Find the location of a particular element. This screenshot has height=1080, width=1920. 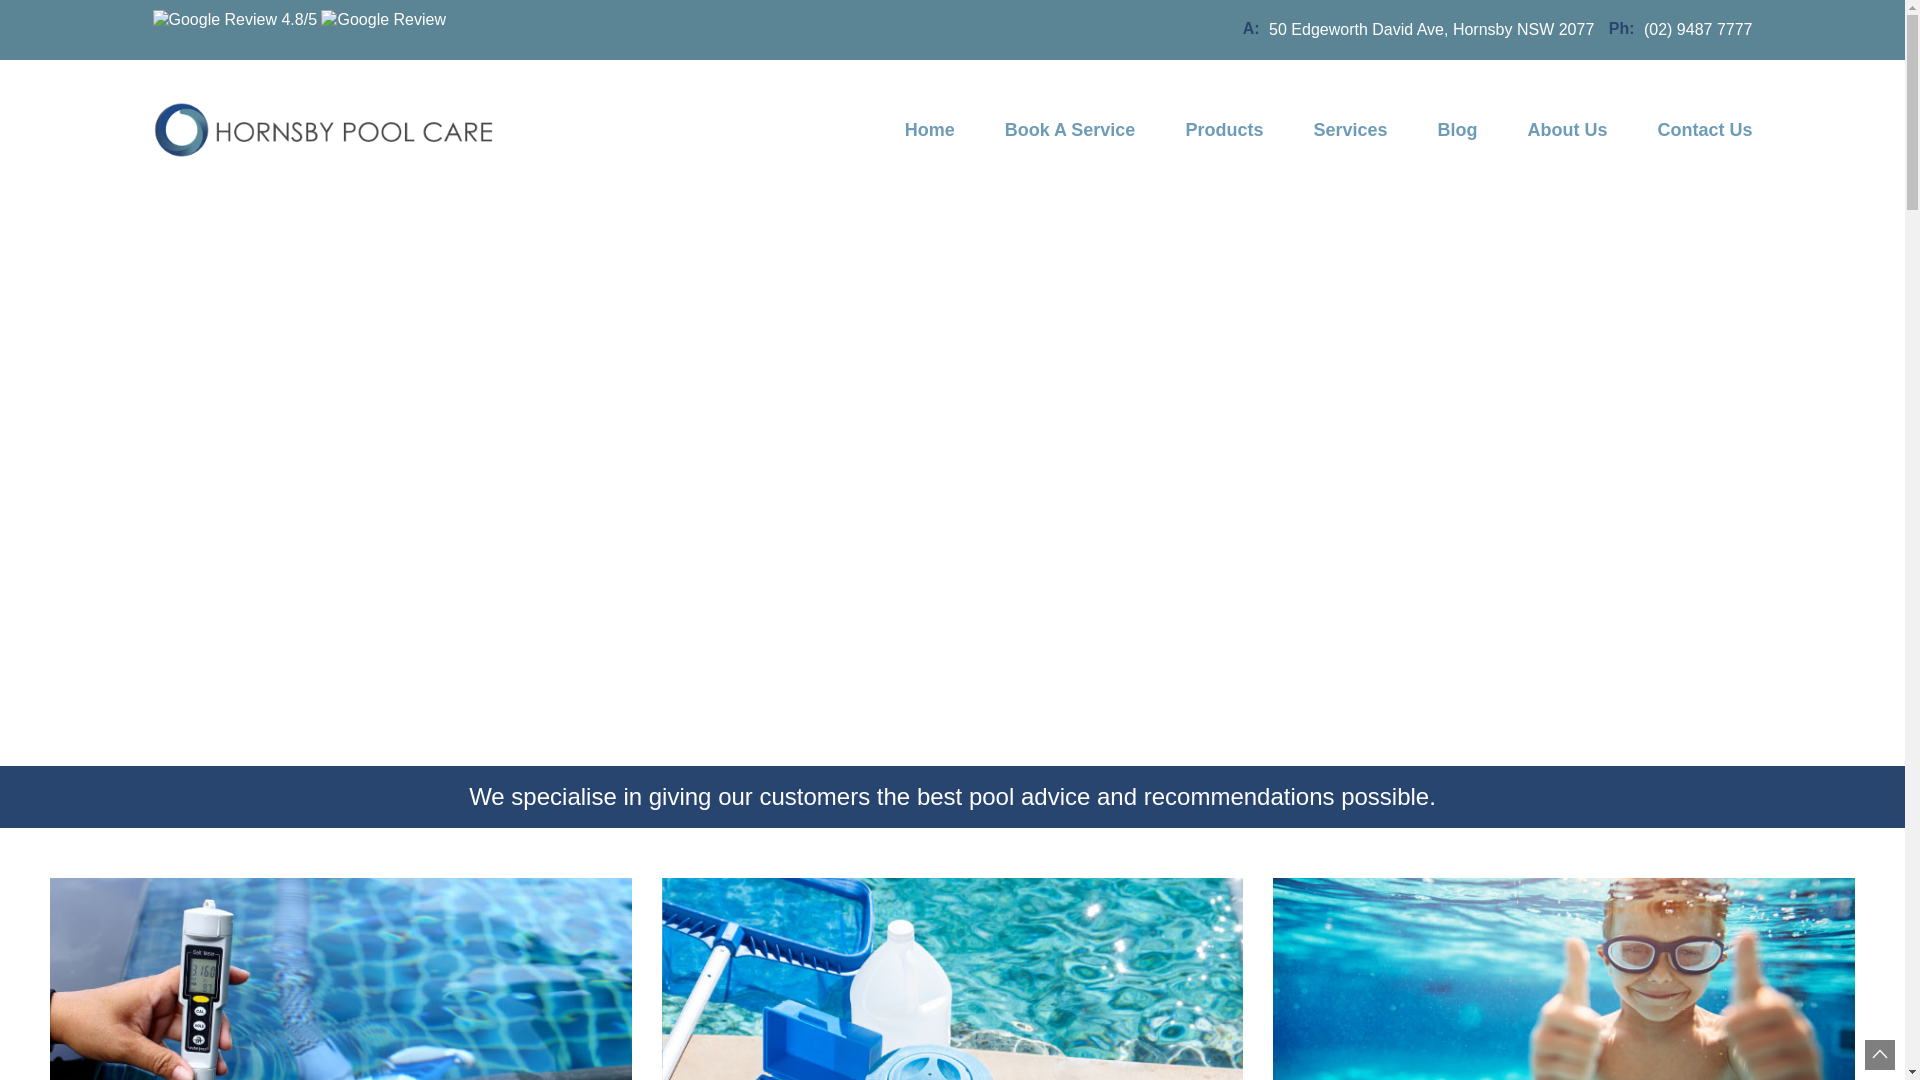

'4.8/5' is located at coordinates (297, 30).